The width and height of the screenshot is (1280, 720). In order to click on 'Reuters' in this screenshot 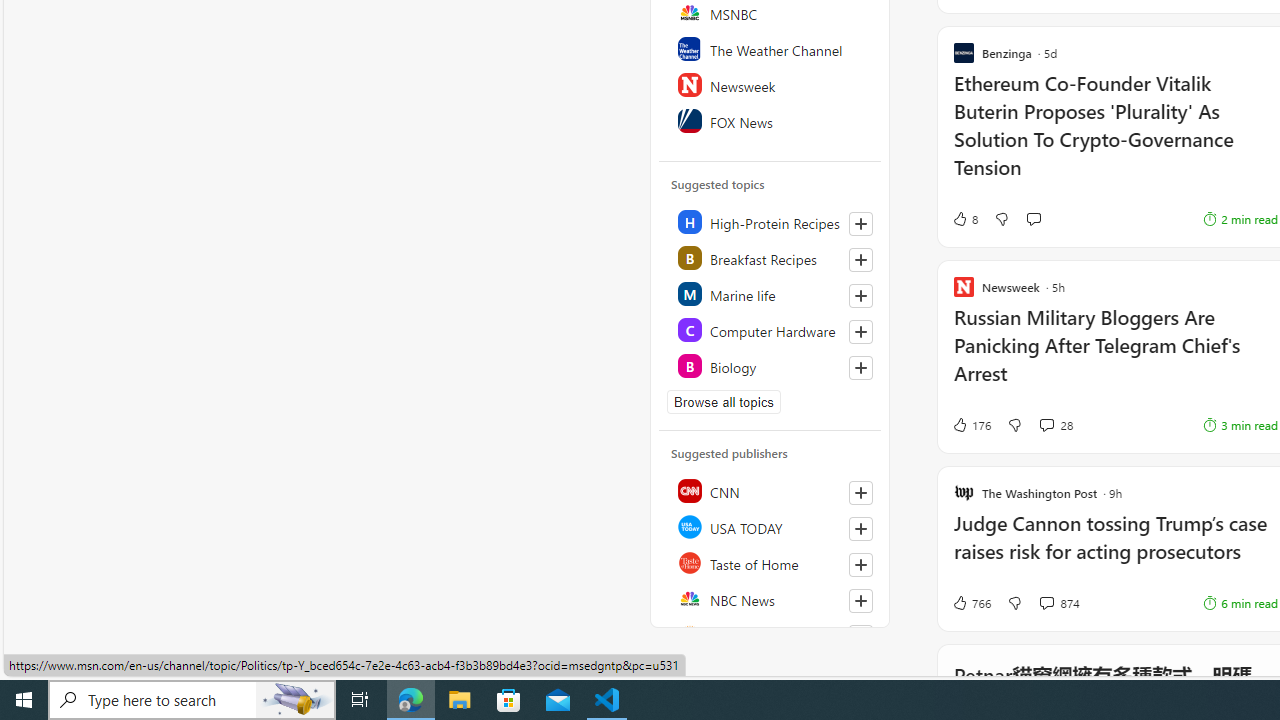, I will do `click(770, 635)`.